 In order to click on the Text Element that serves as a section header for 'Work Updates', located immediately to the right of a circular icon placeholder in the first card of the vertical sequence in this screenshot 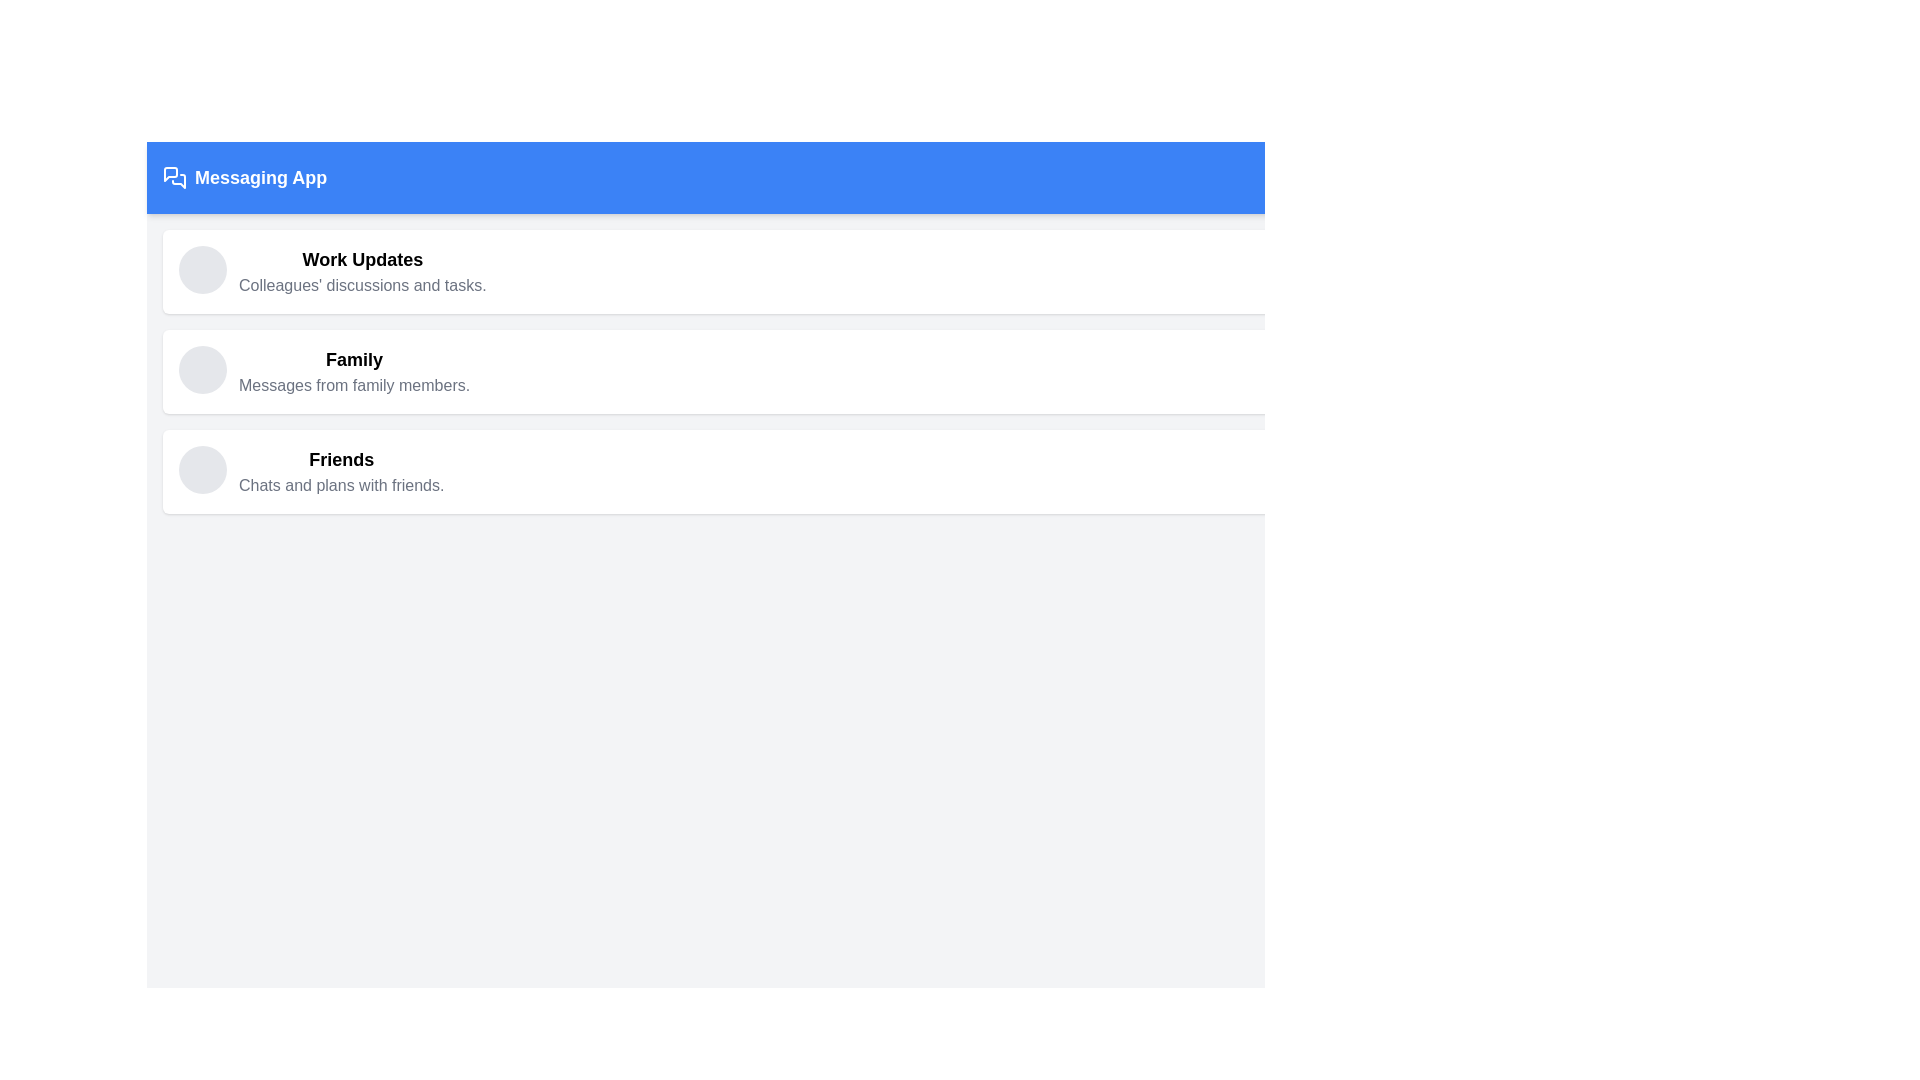, I will do `click(362, 272)`.